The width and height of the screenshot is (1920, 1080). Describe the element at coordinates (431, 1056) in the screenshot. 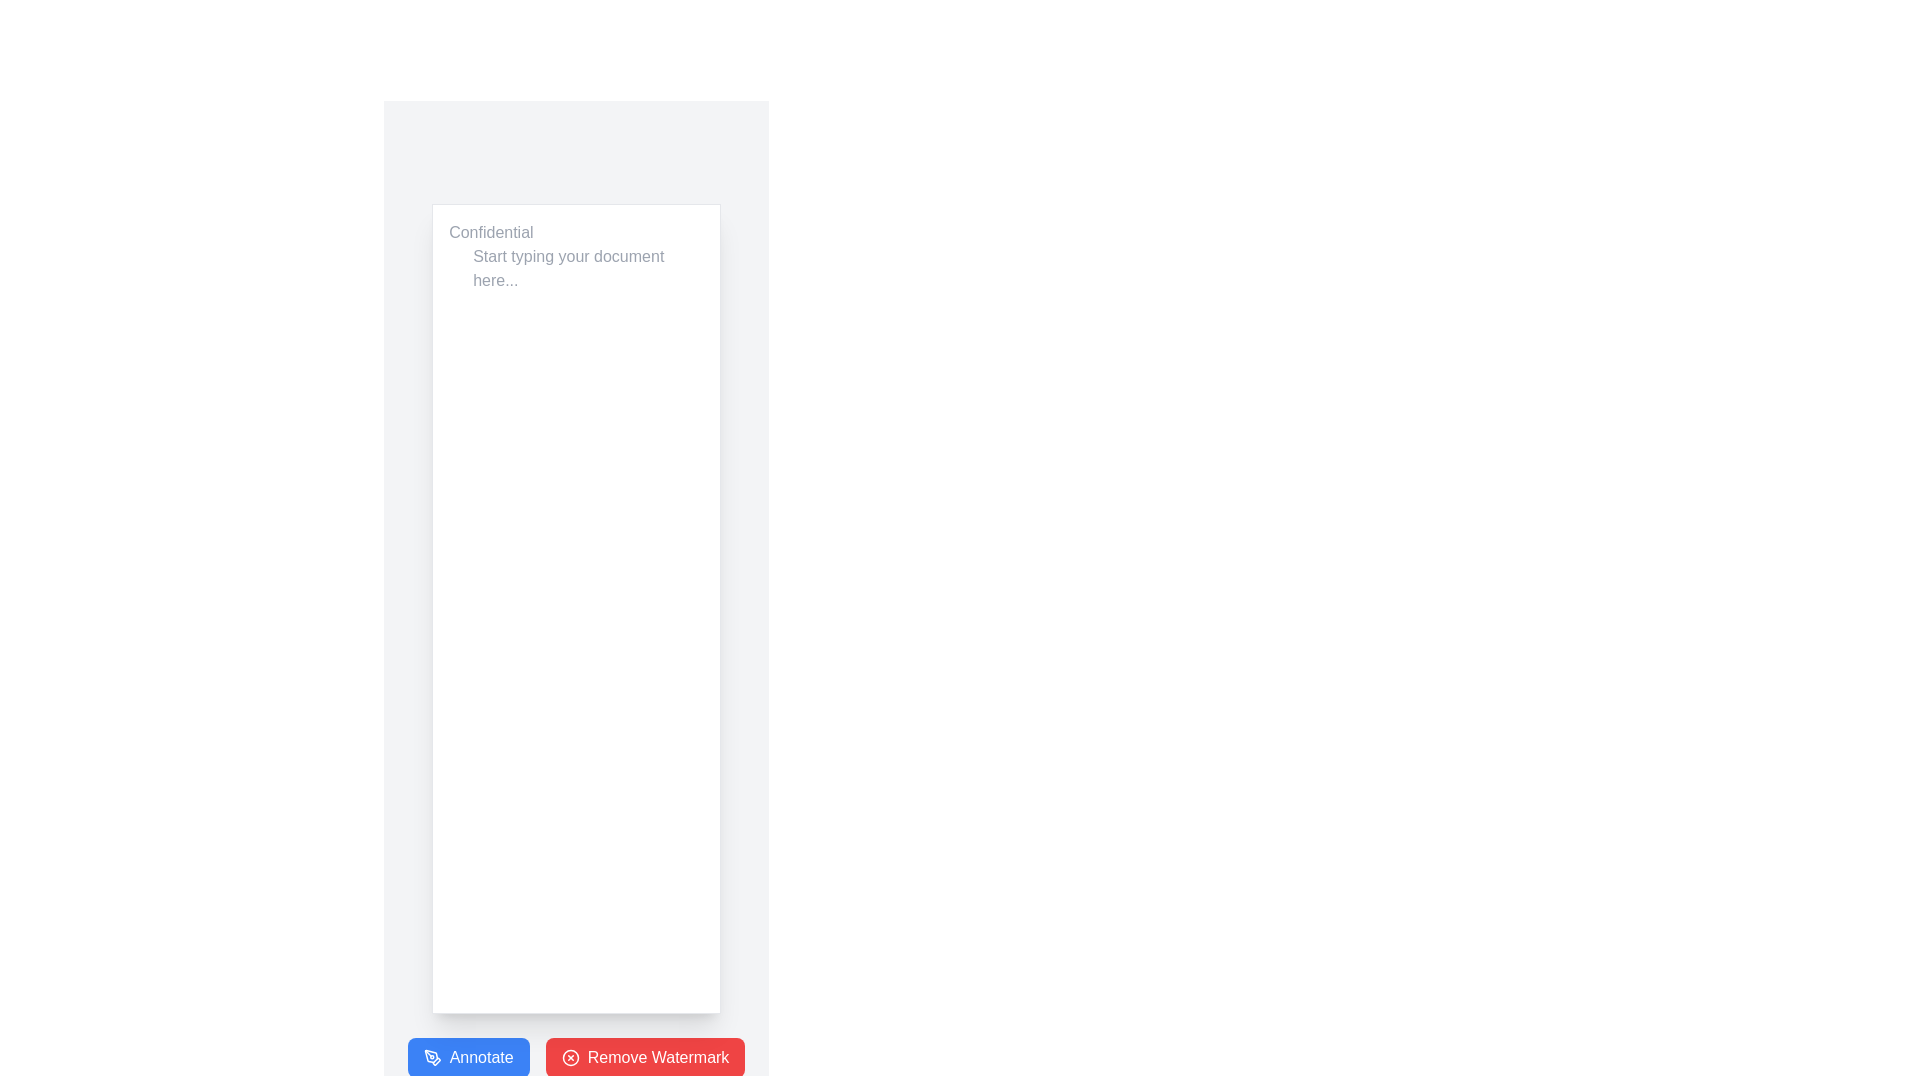

I see `the 'Annotate' button located at the bottom-left corner of the interface, which contains the icon for the annotate functionality` at that location.